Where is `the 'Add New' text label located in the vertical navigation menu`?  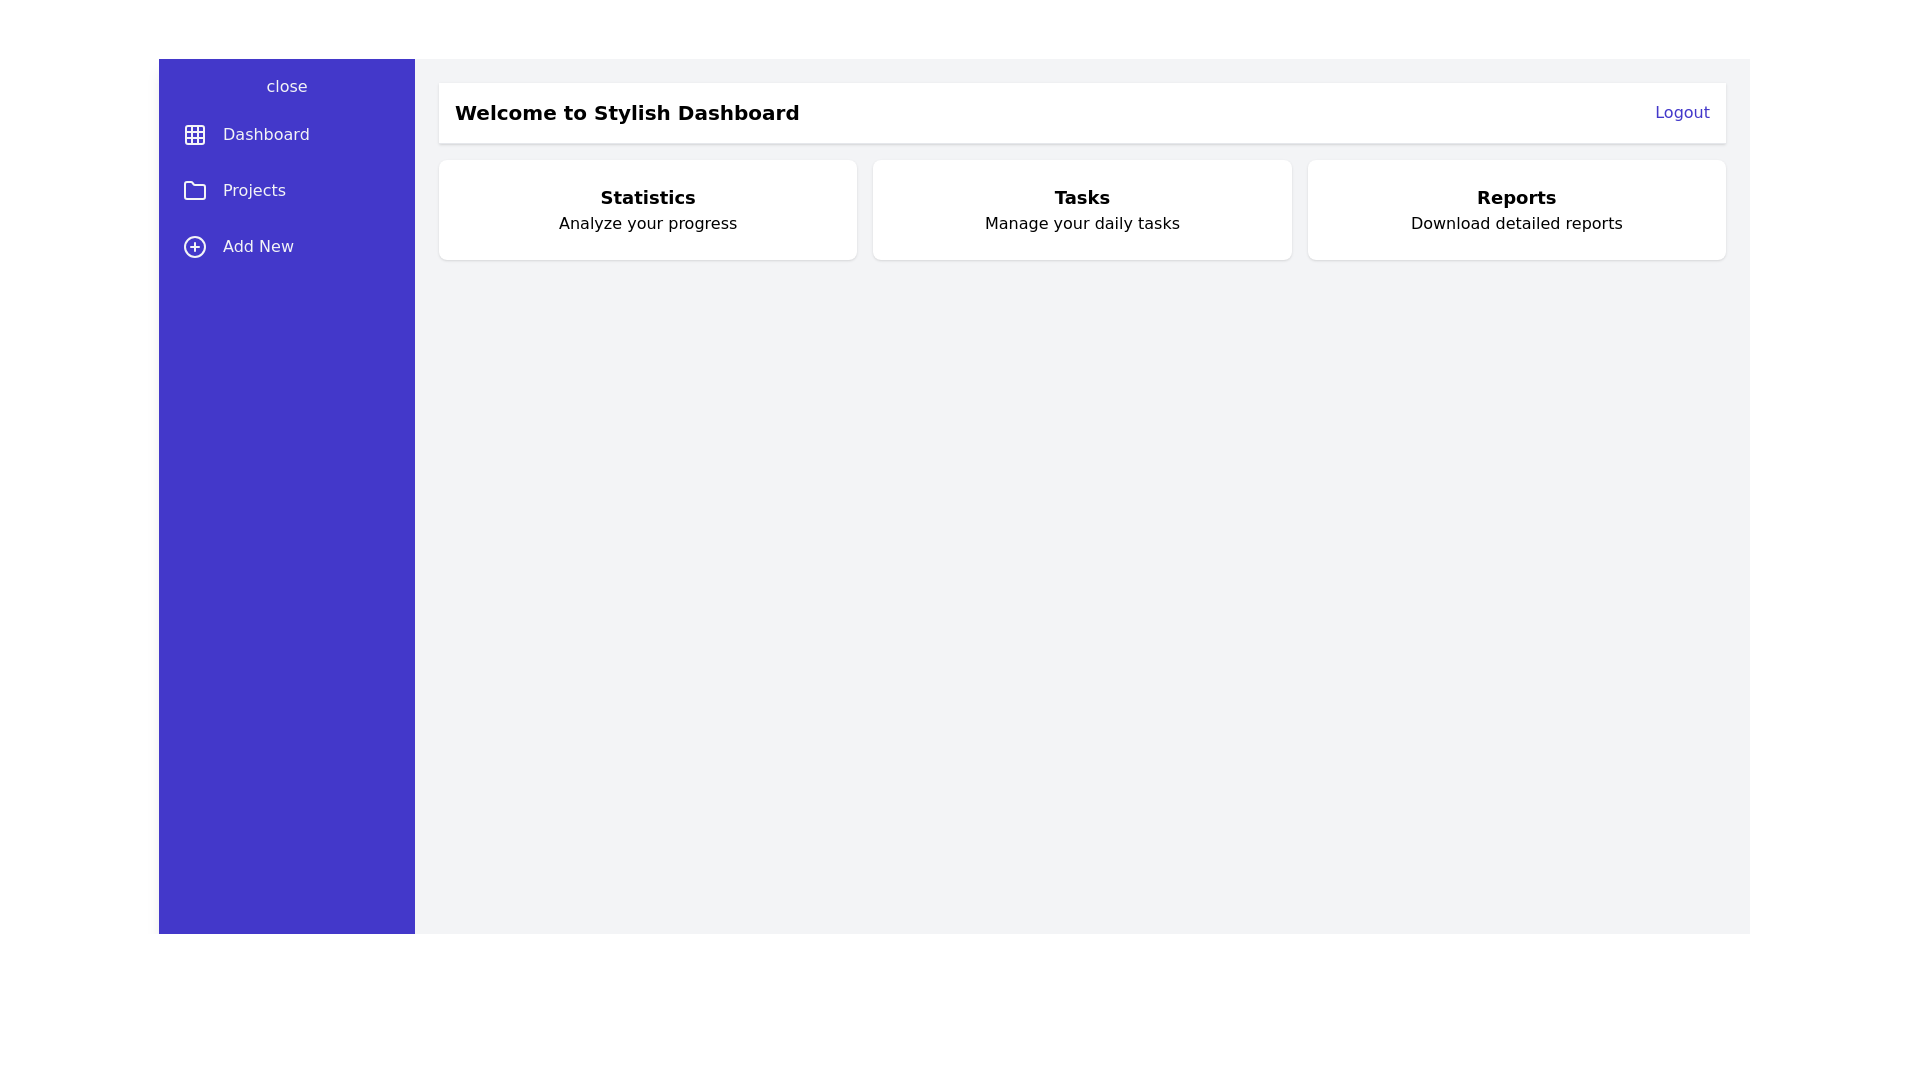 the 'Add New' text label located in the vertical navigation menu is located at coordinates (257, 245).